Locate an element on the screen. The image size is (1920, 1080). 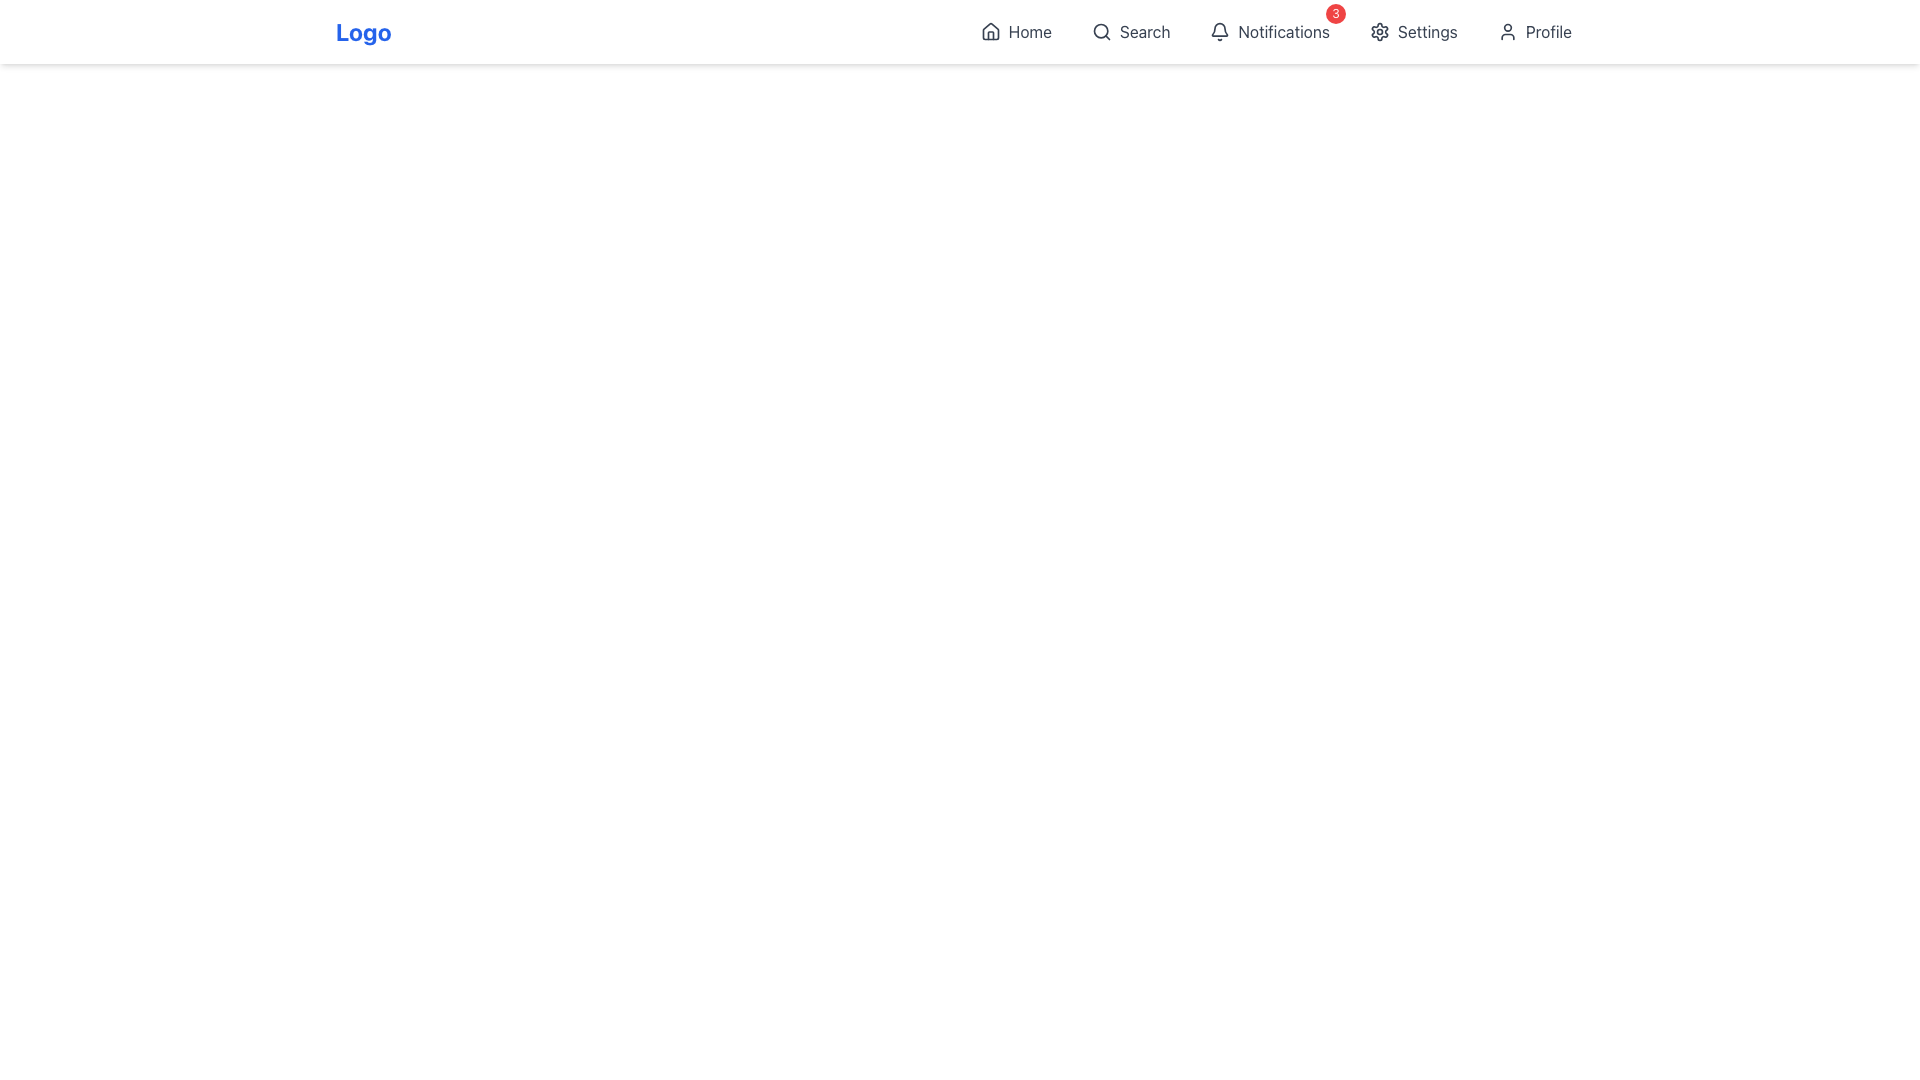
the notification badge in the navigation bar located on the top-right region of the layout to open a detailed notification view is located at coordinates (1275, 31).